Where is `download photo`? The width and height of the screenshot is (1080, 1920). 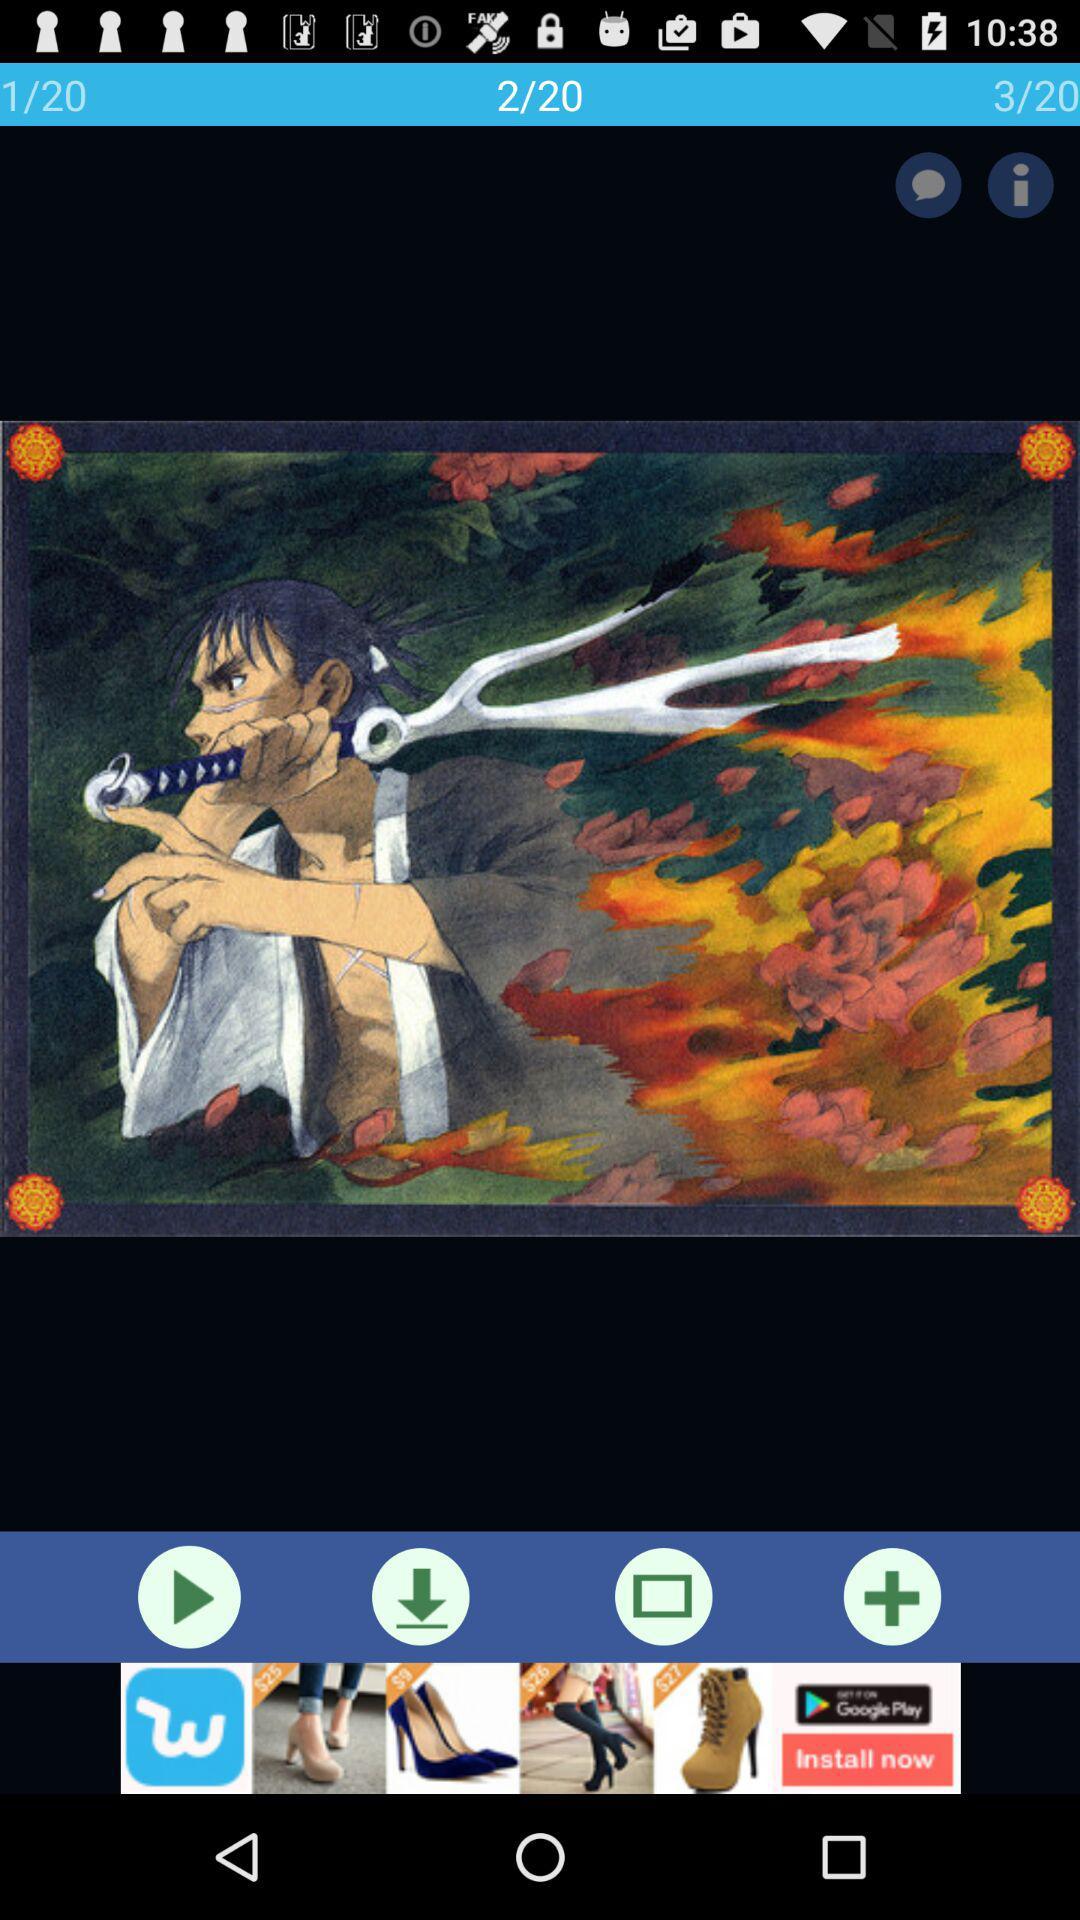
download photo is located at coordinates (419, 1595).